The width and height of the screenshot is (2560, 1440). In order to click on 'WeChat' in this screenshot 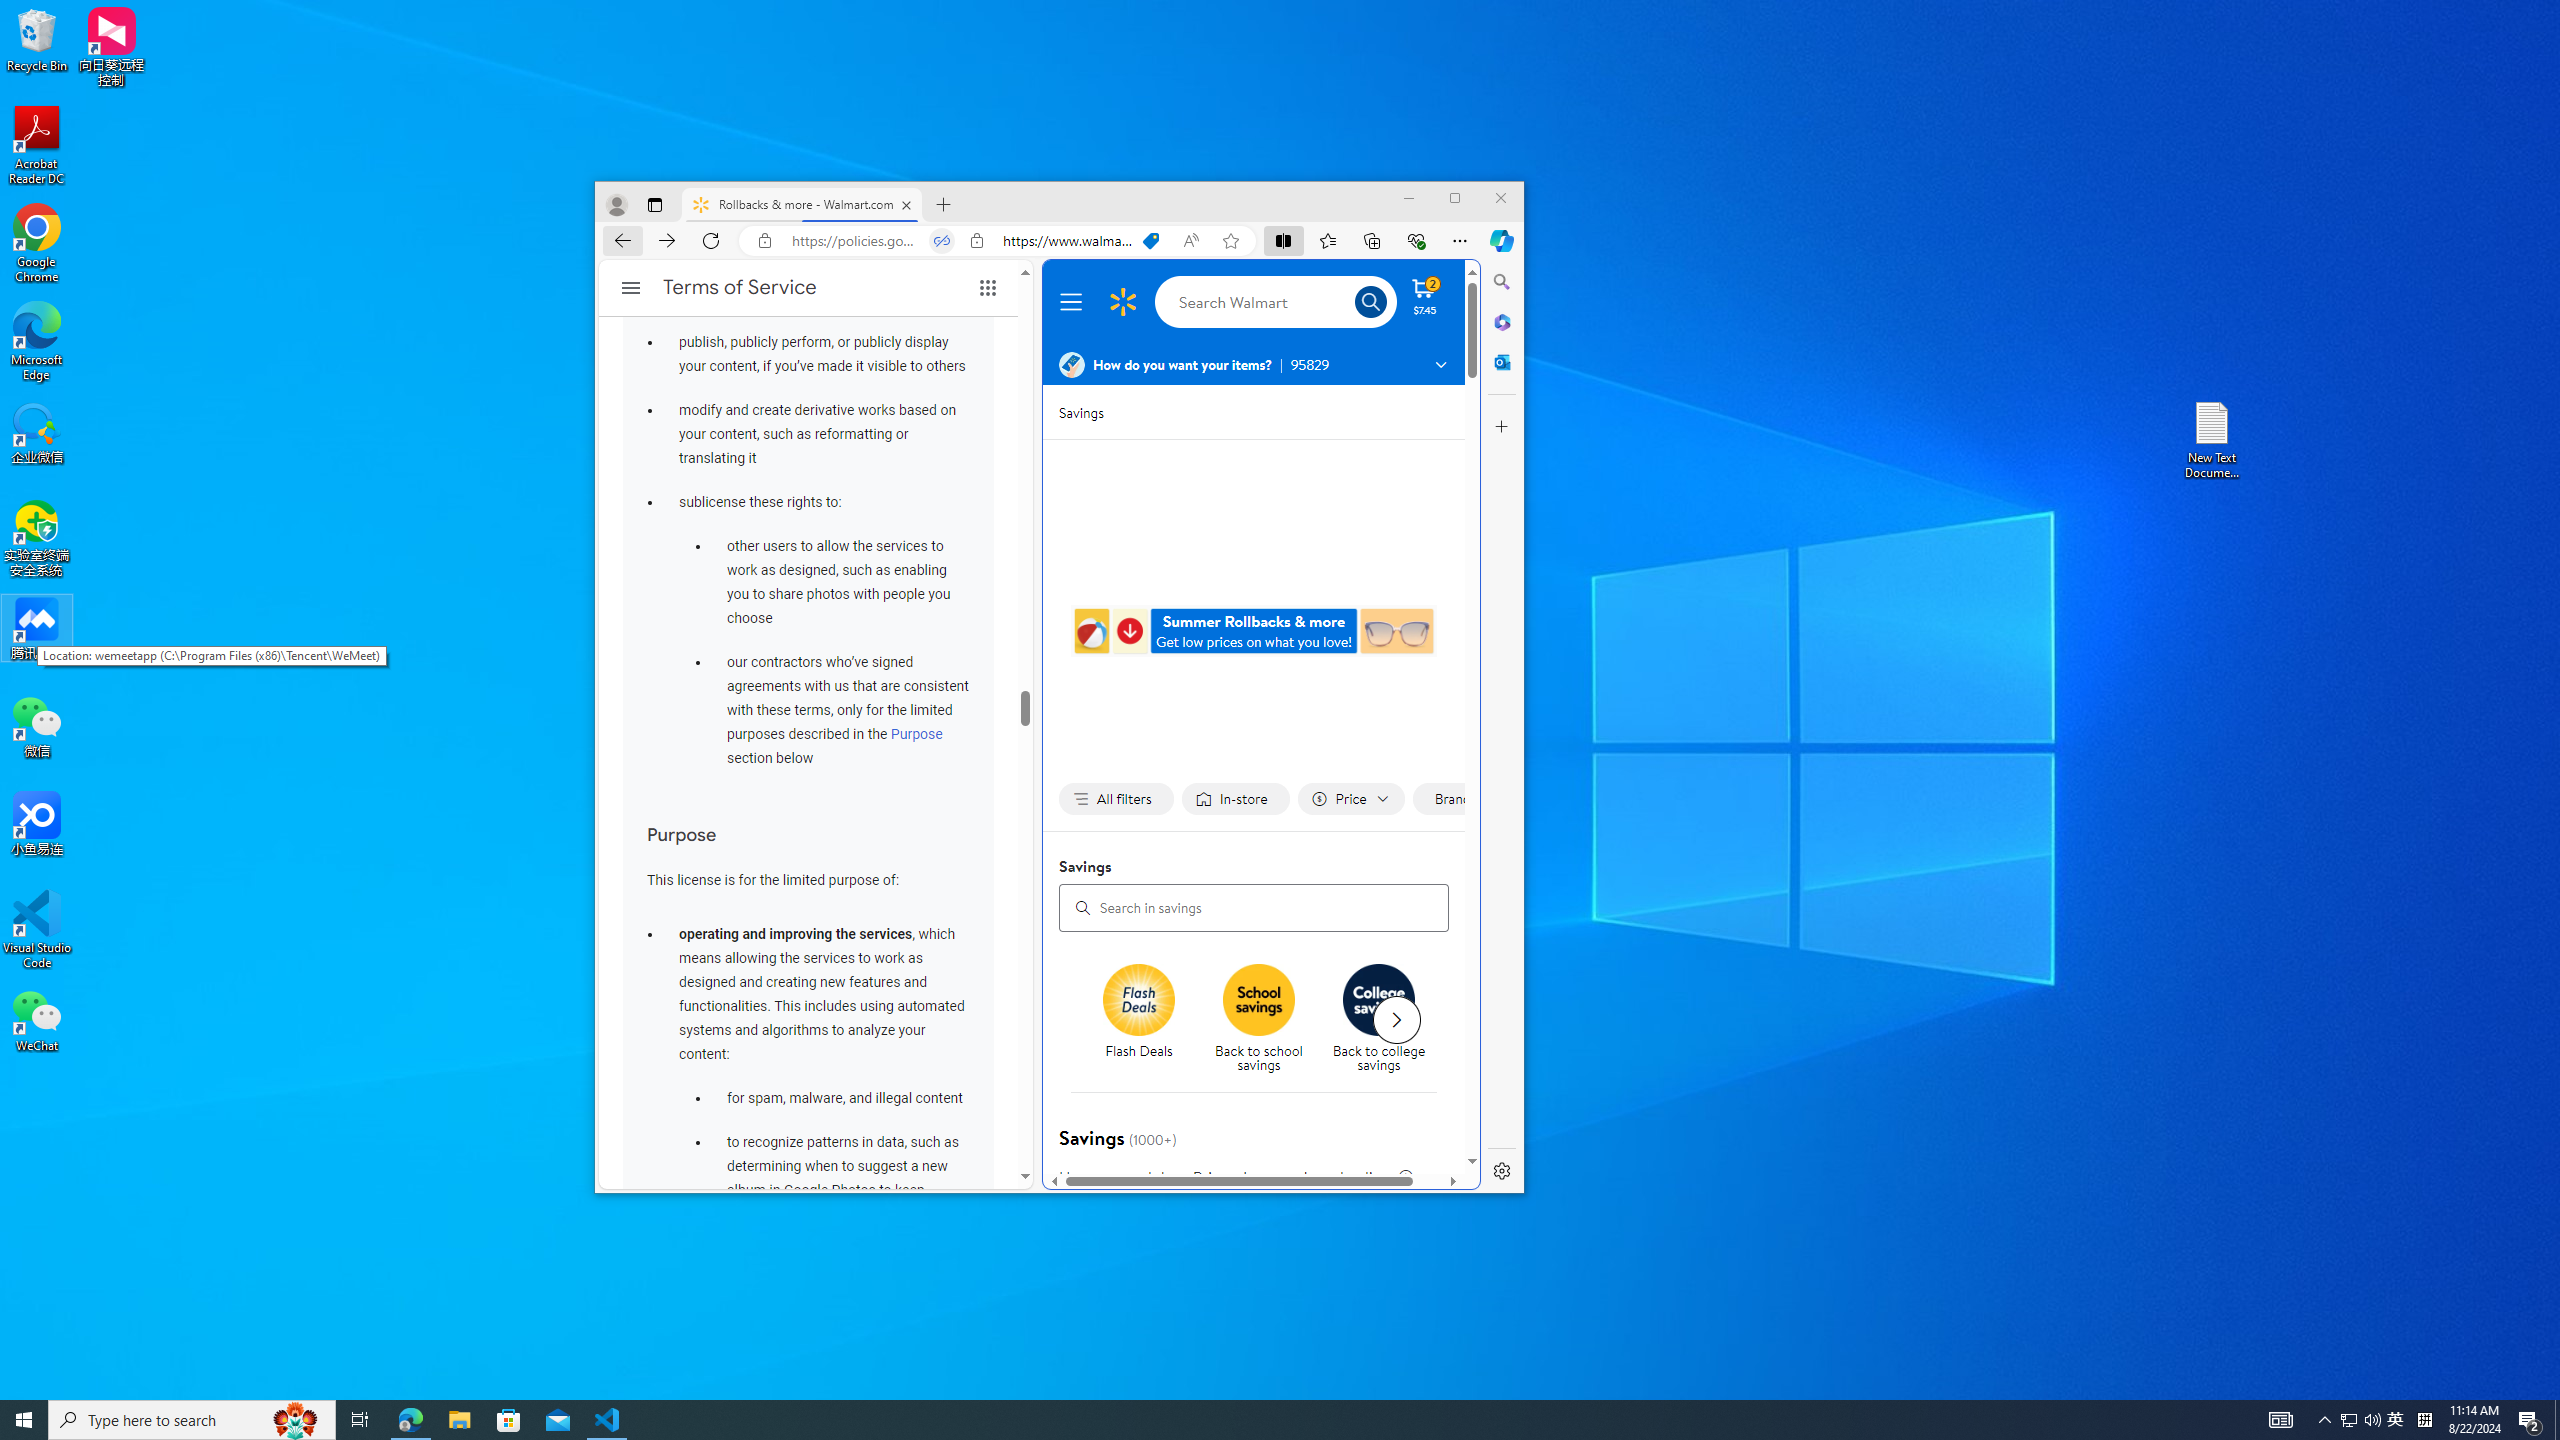, I will do `click(36, 1019)`.